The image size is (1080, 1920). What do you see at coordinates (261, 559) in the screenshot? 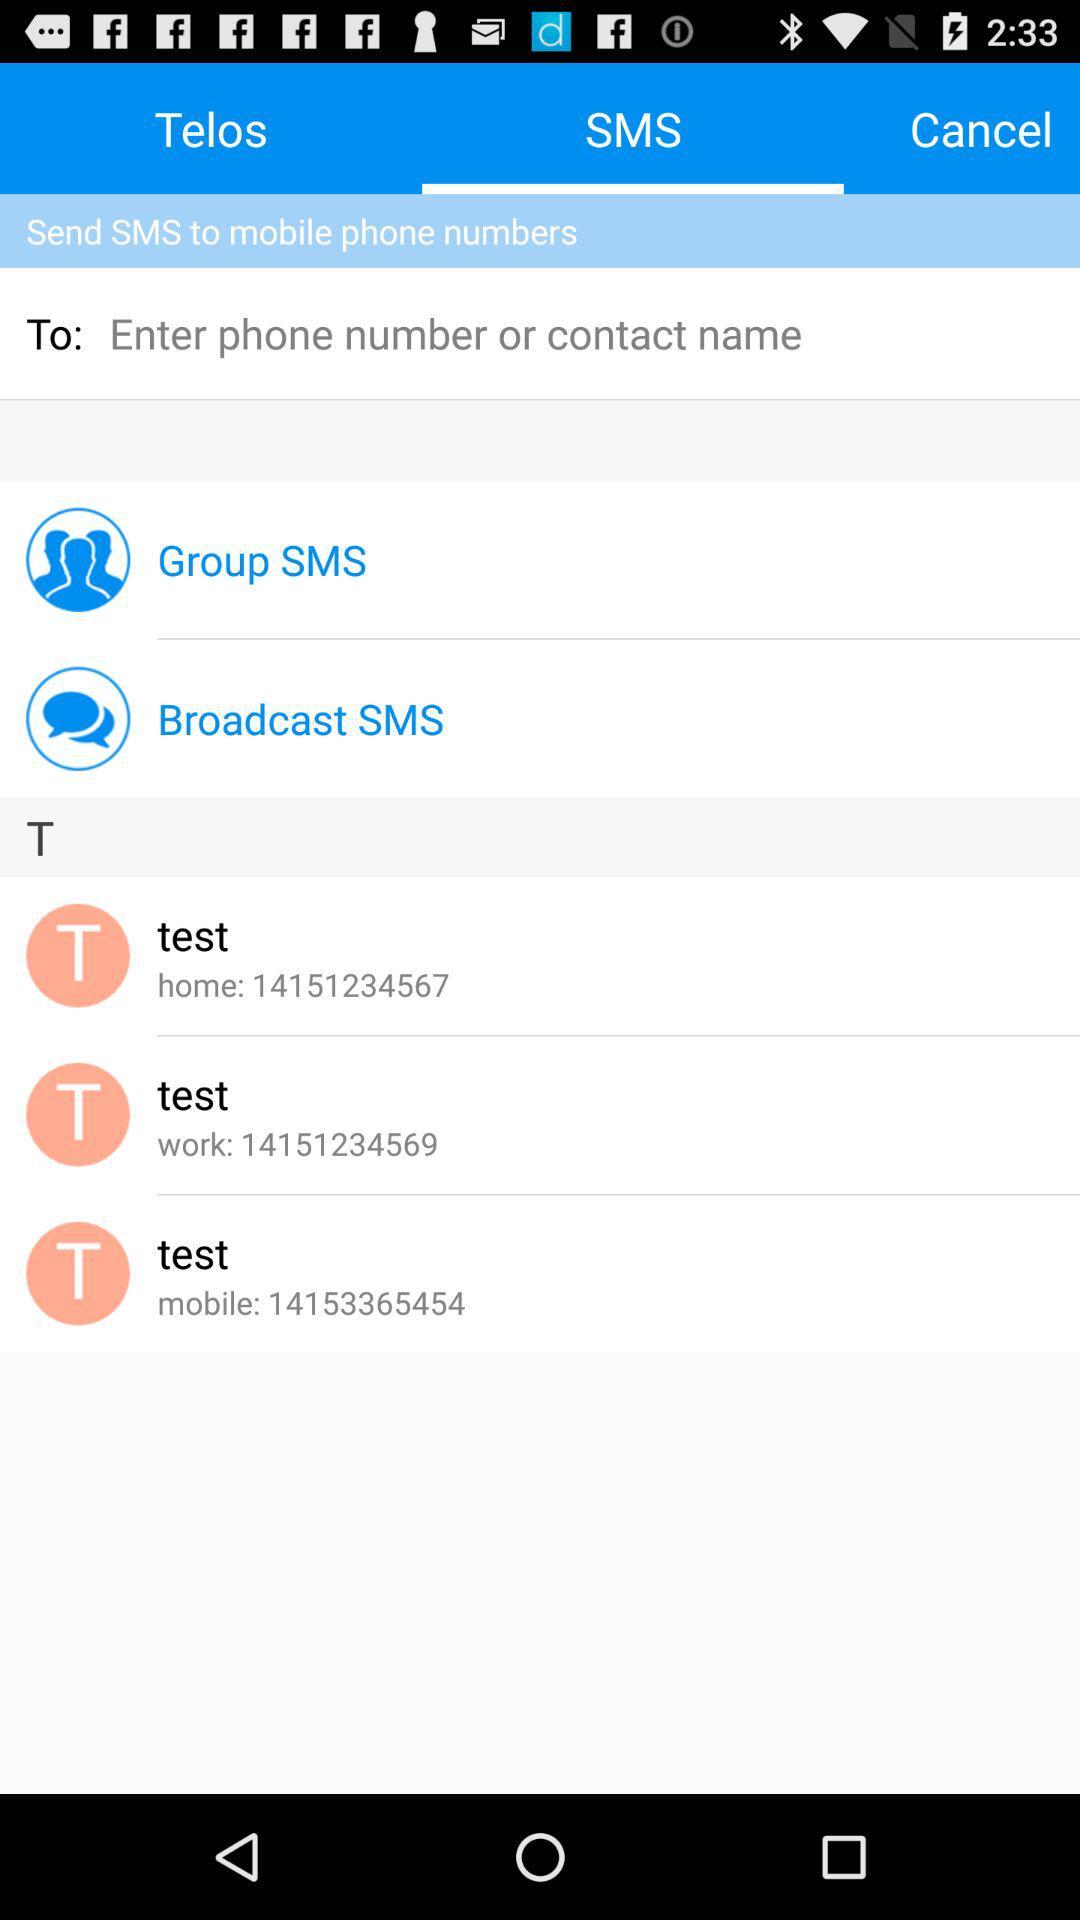
I see `group sms icon` at bounding box center [261, 559].